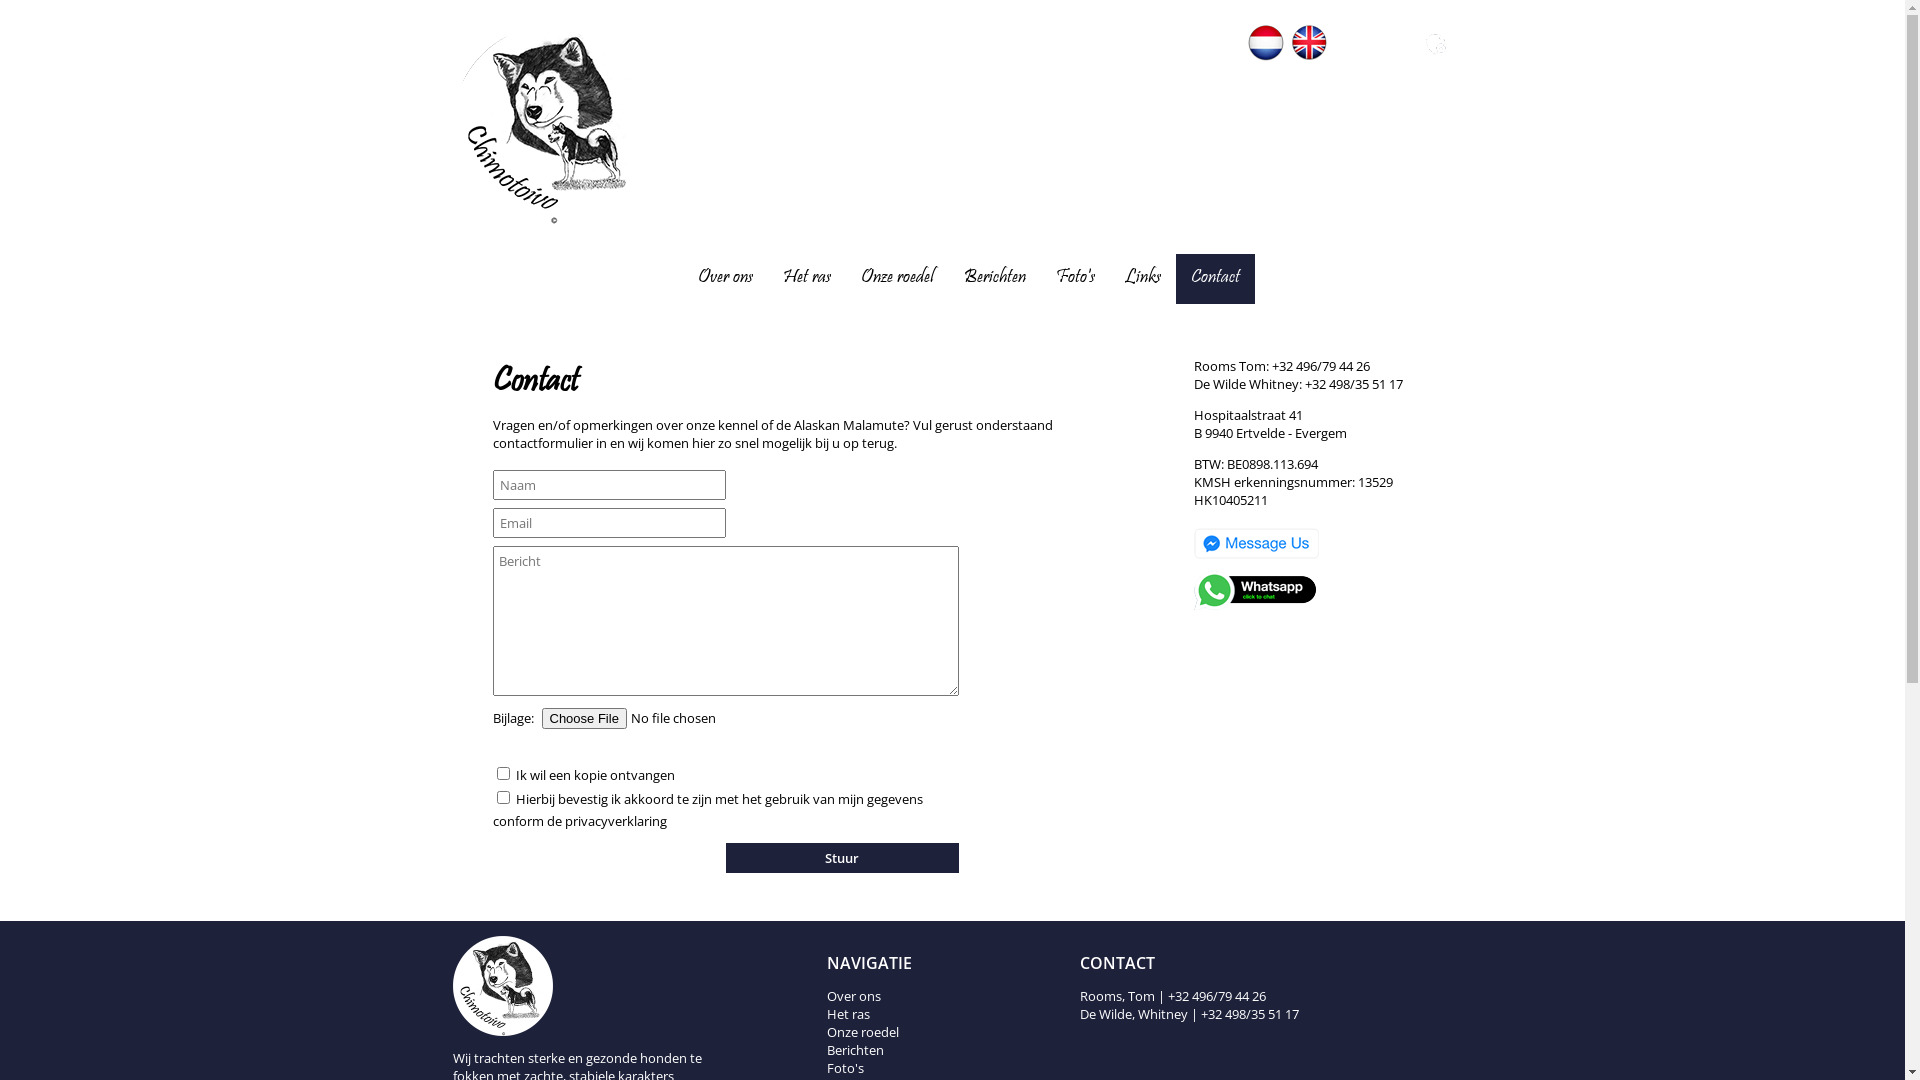 The width and height of the screenshot is (1920, 1080). I want to click on 'Chat met ons', so click(1255, 559).